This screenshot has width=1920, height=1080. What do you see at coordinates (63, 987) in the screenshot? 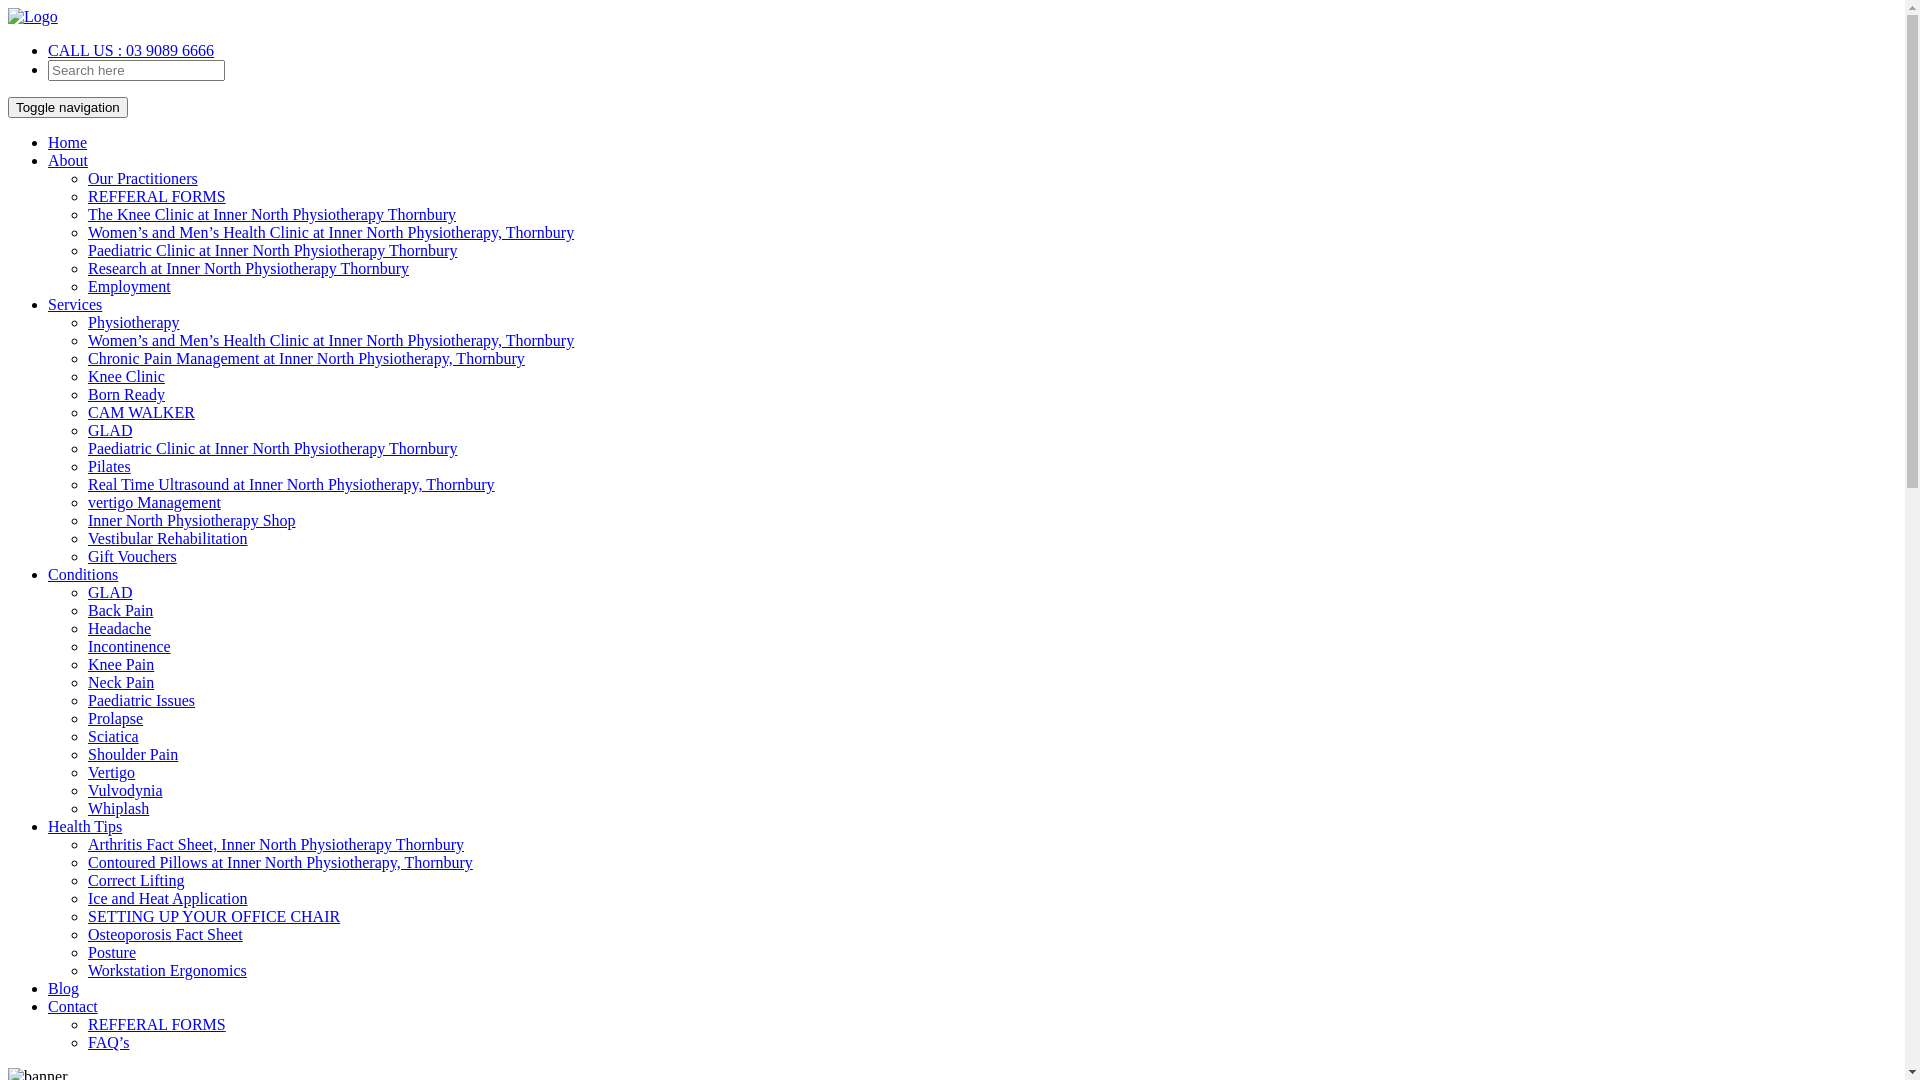
I see `'Blog'` at bounding box center [63, 987].